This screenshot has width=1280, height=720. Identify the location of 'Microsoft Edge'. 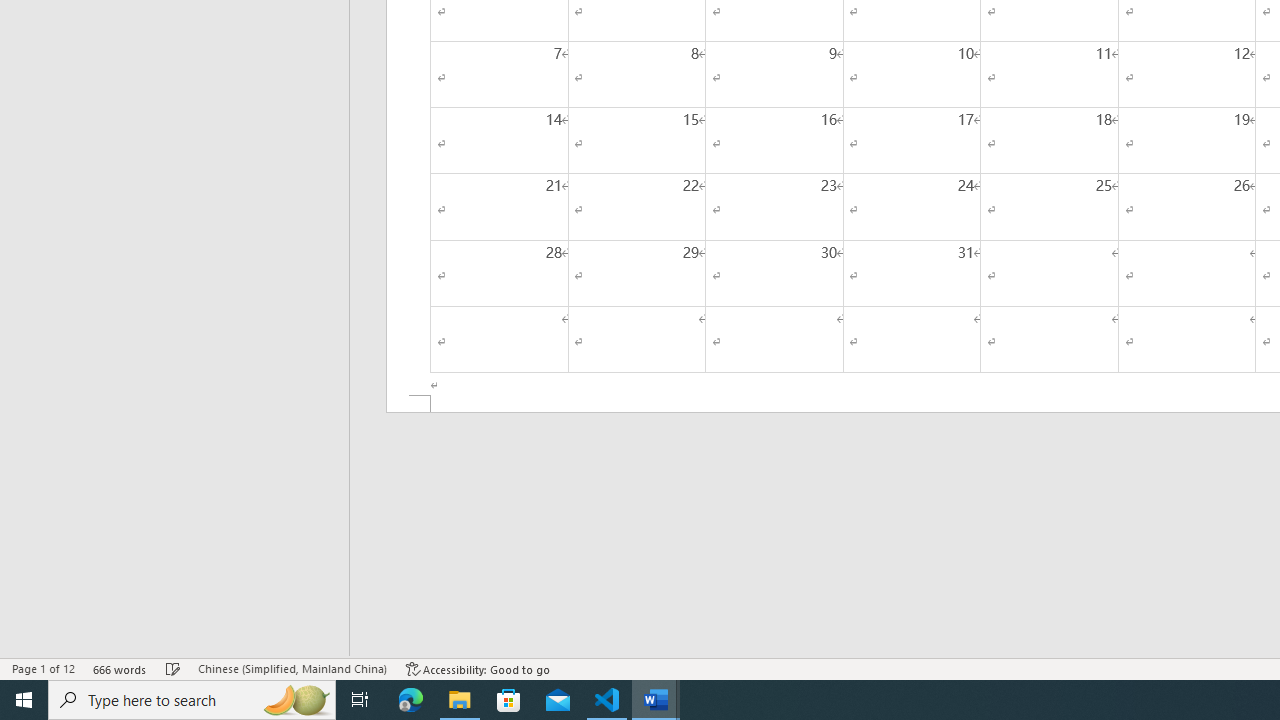
(410, 698).